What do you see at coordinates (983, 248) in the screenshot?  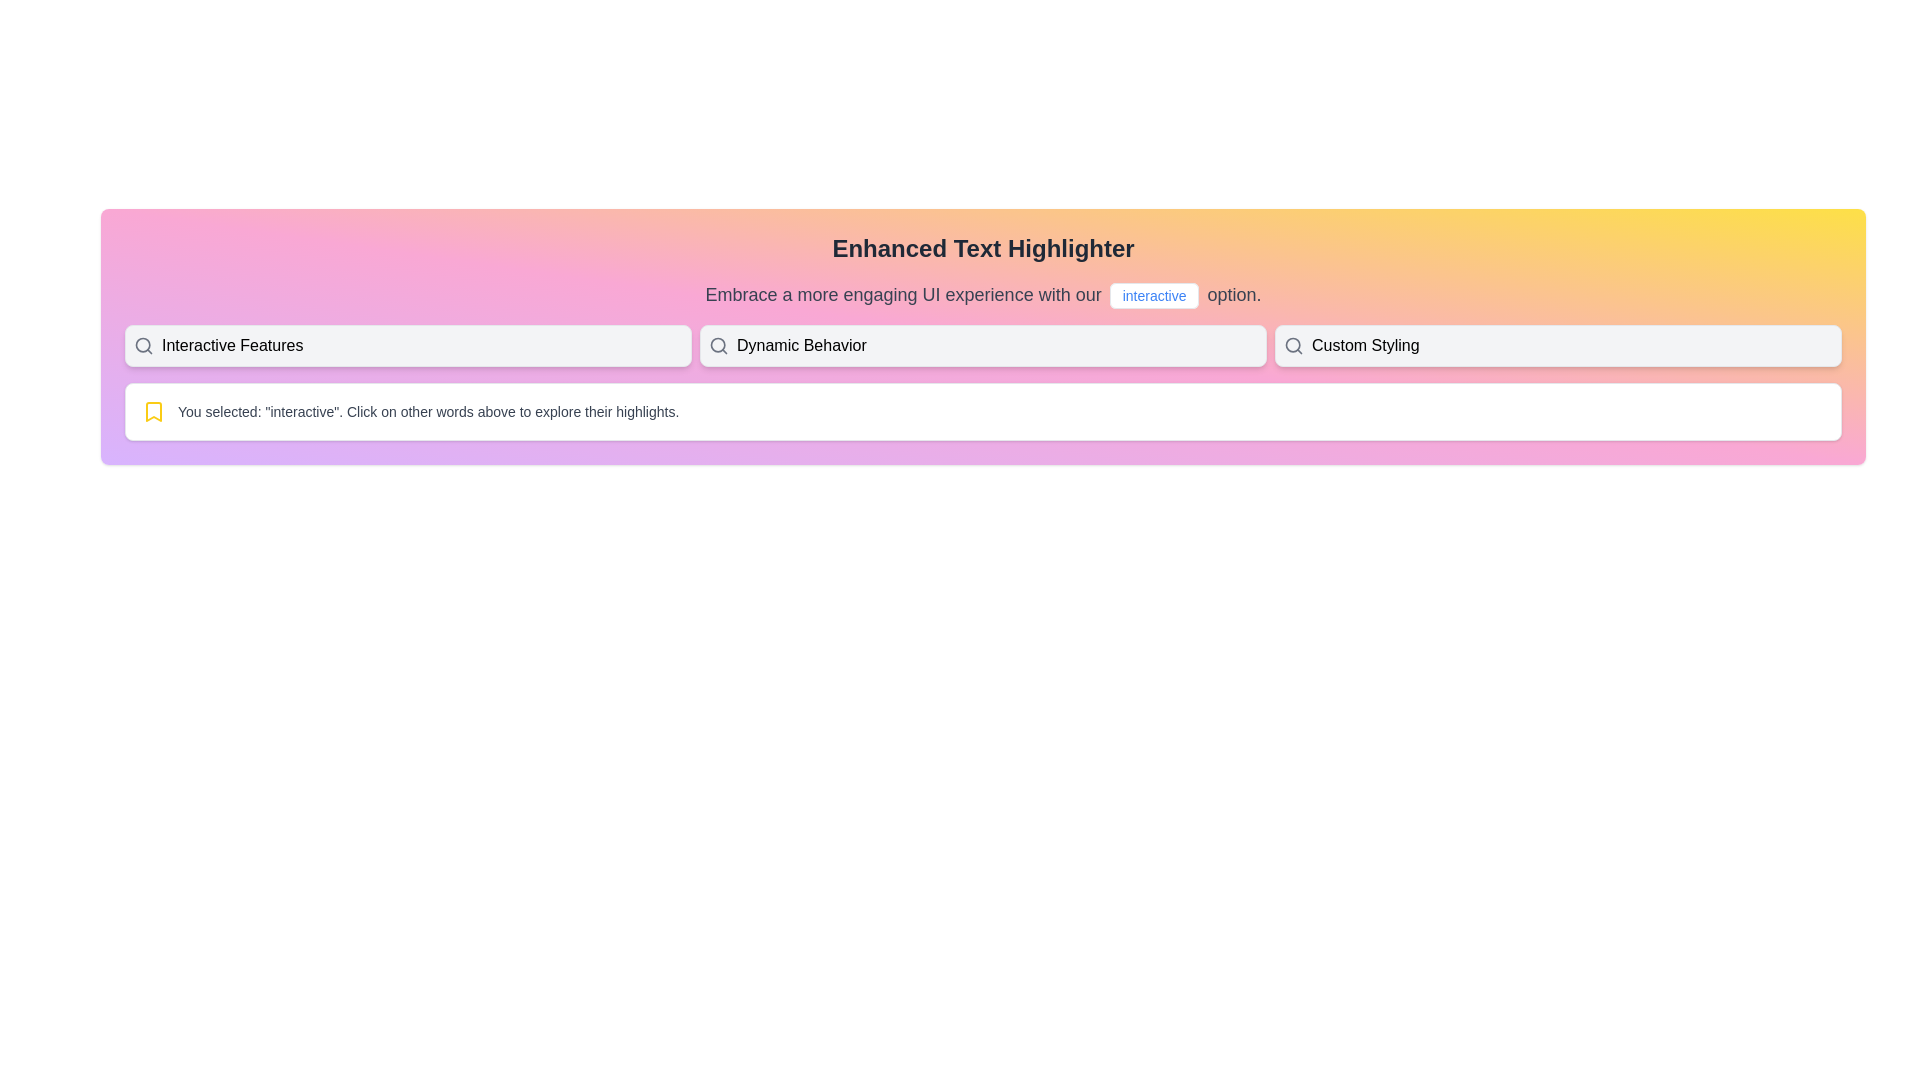 I see `the Text Label that serves as the header or title for the section, positioned at the top center of the interface, directly above a paragraph and other interactive elements` at bounding box center [983, 248].